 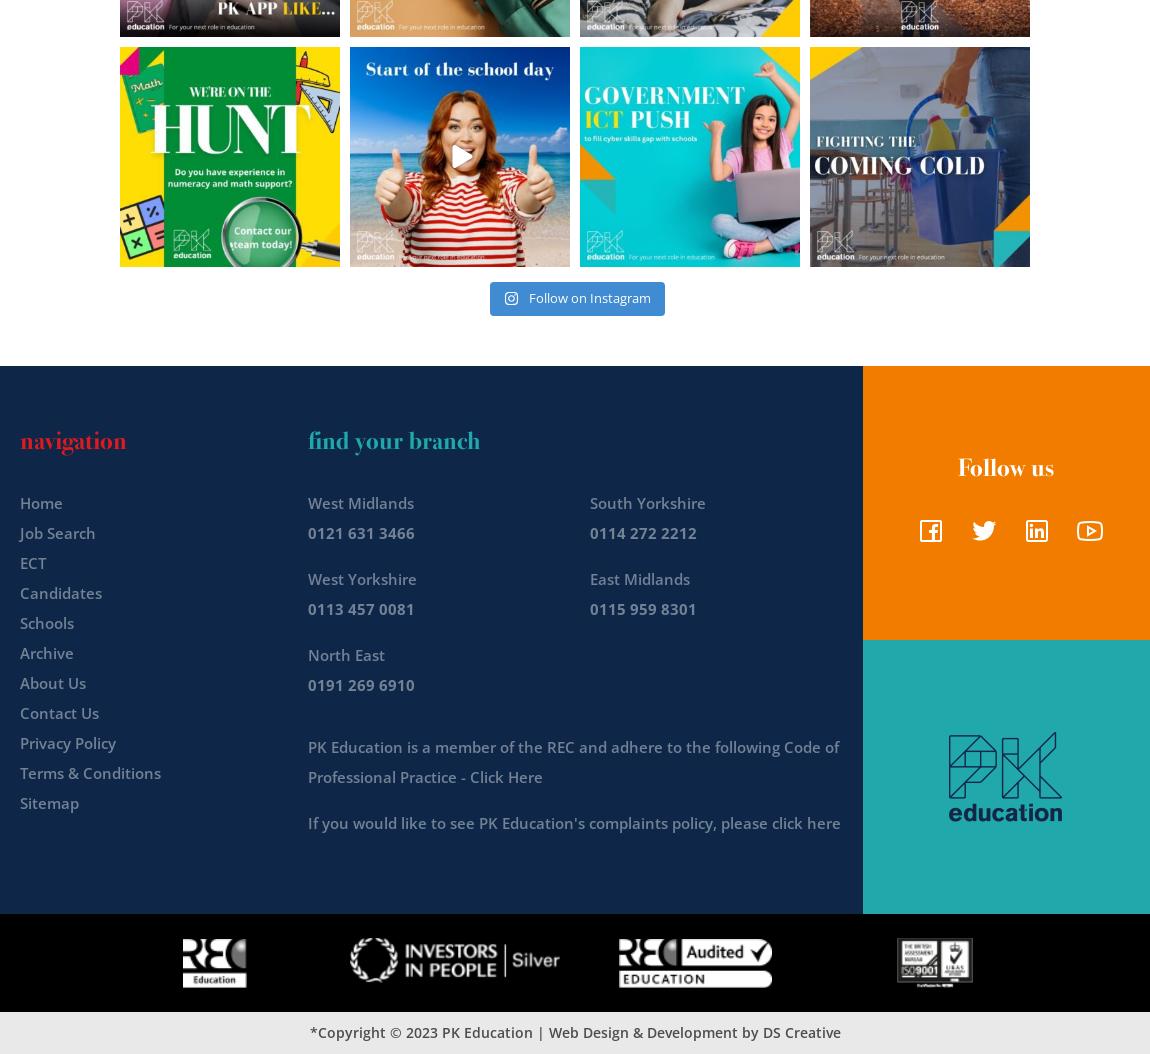 I want to click on 'Job Search', so click(x=19, y=531).